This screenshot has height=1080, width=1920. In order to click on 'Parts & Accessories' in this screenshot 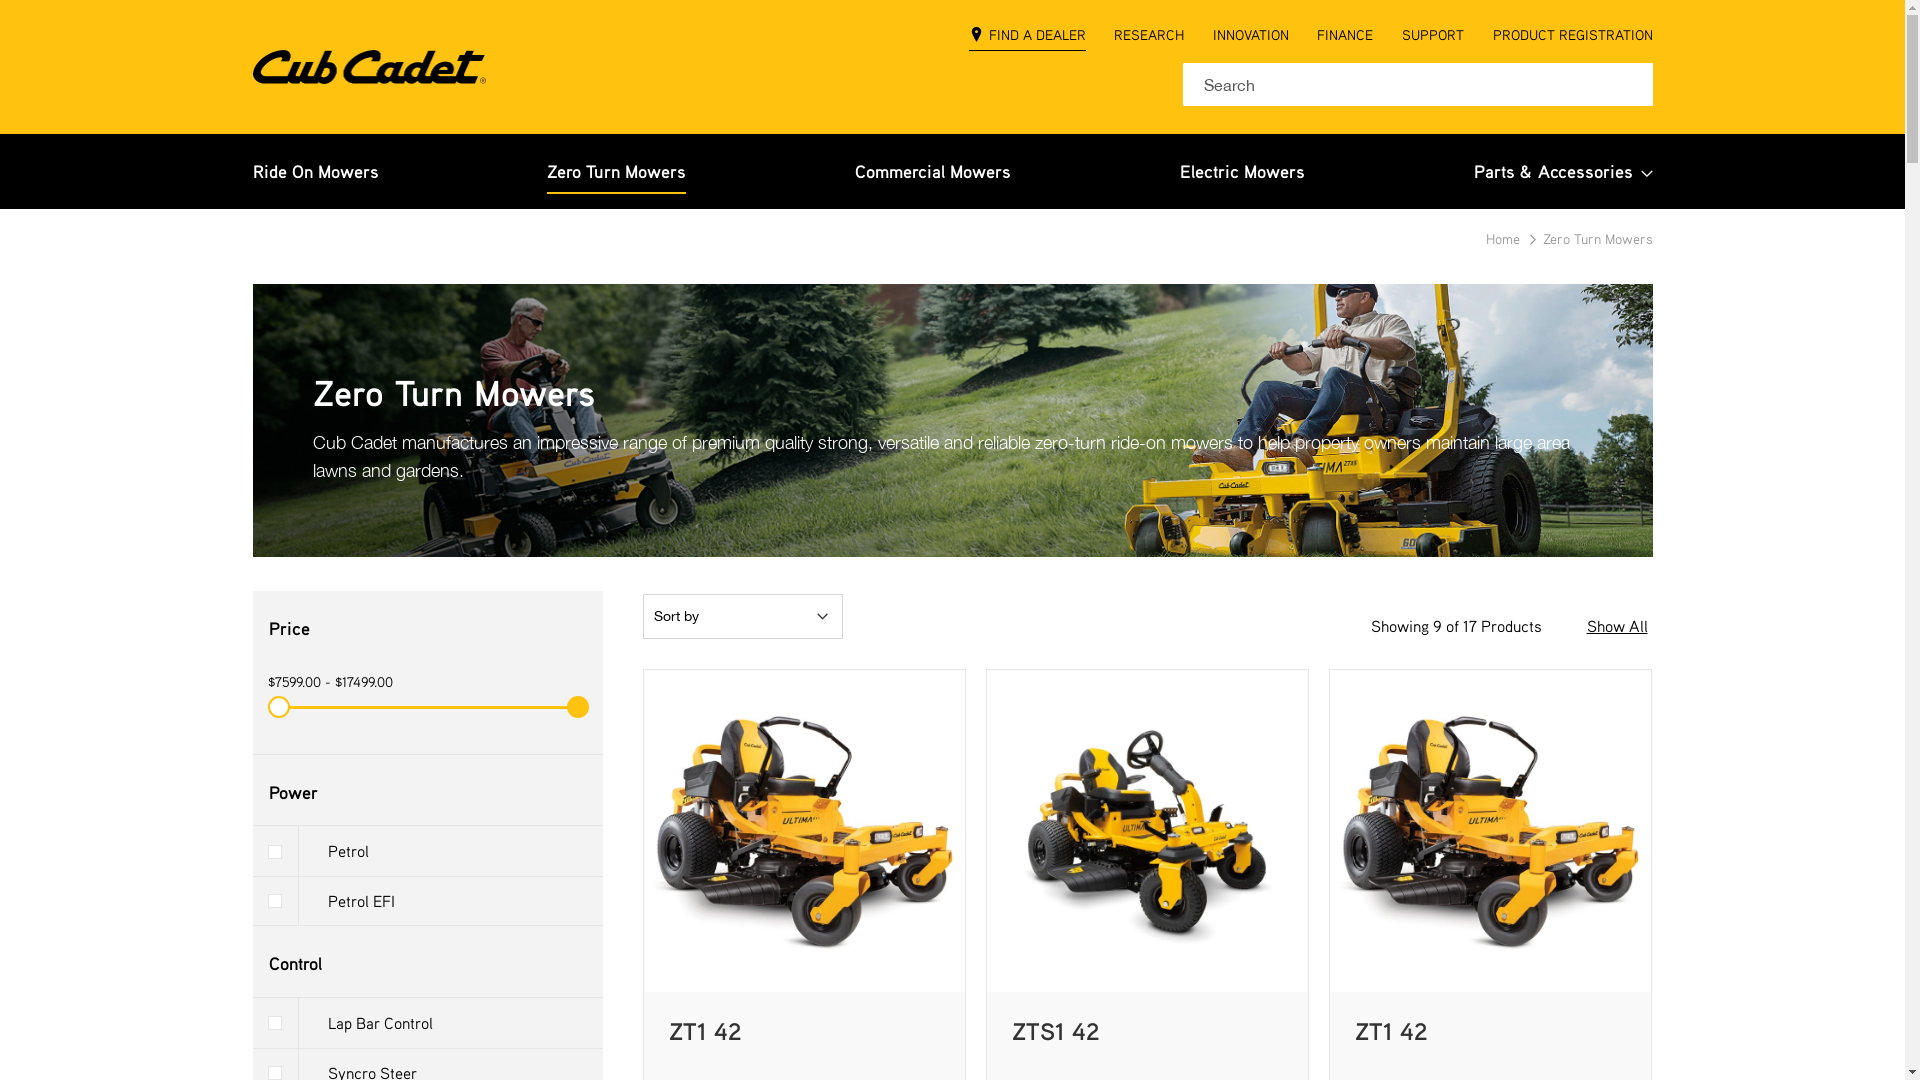, I will do `click(1473, 170)`.